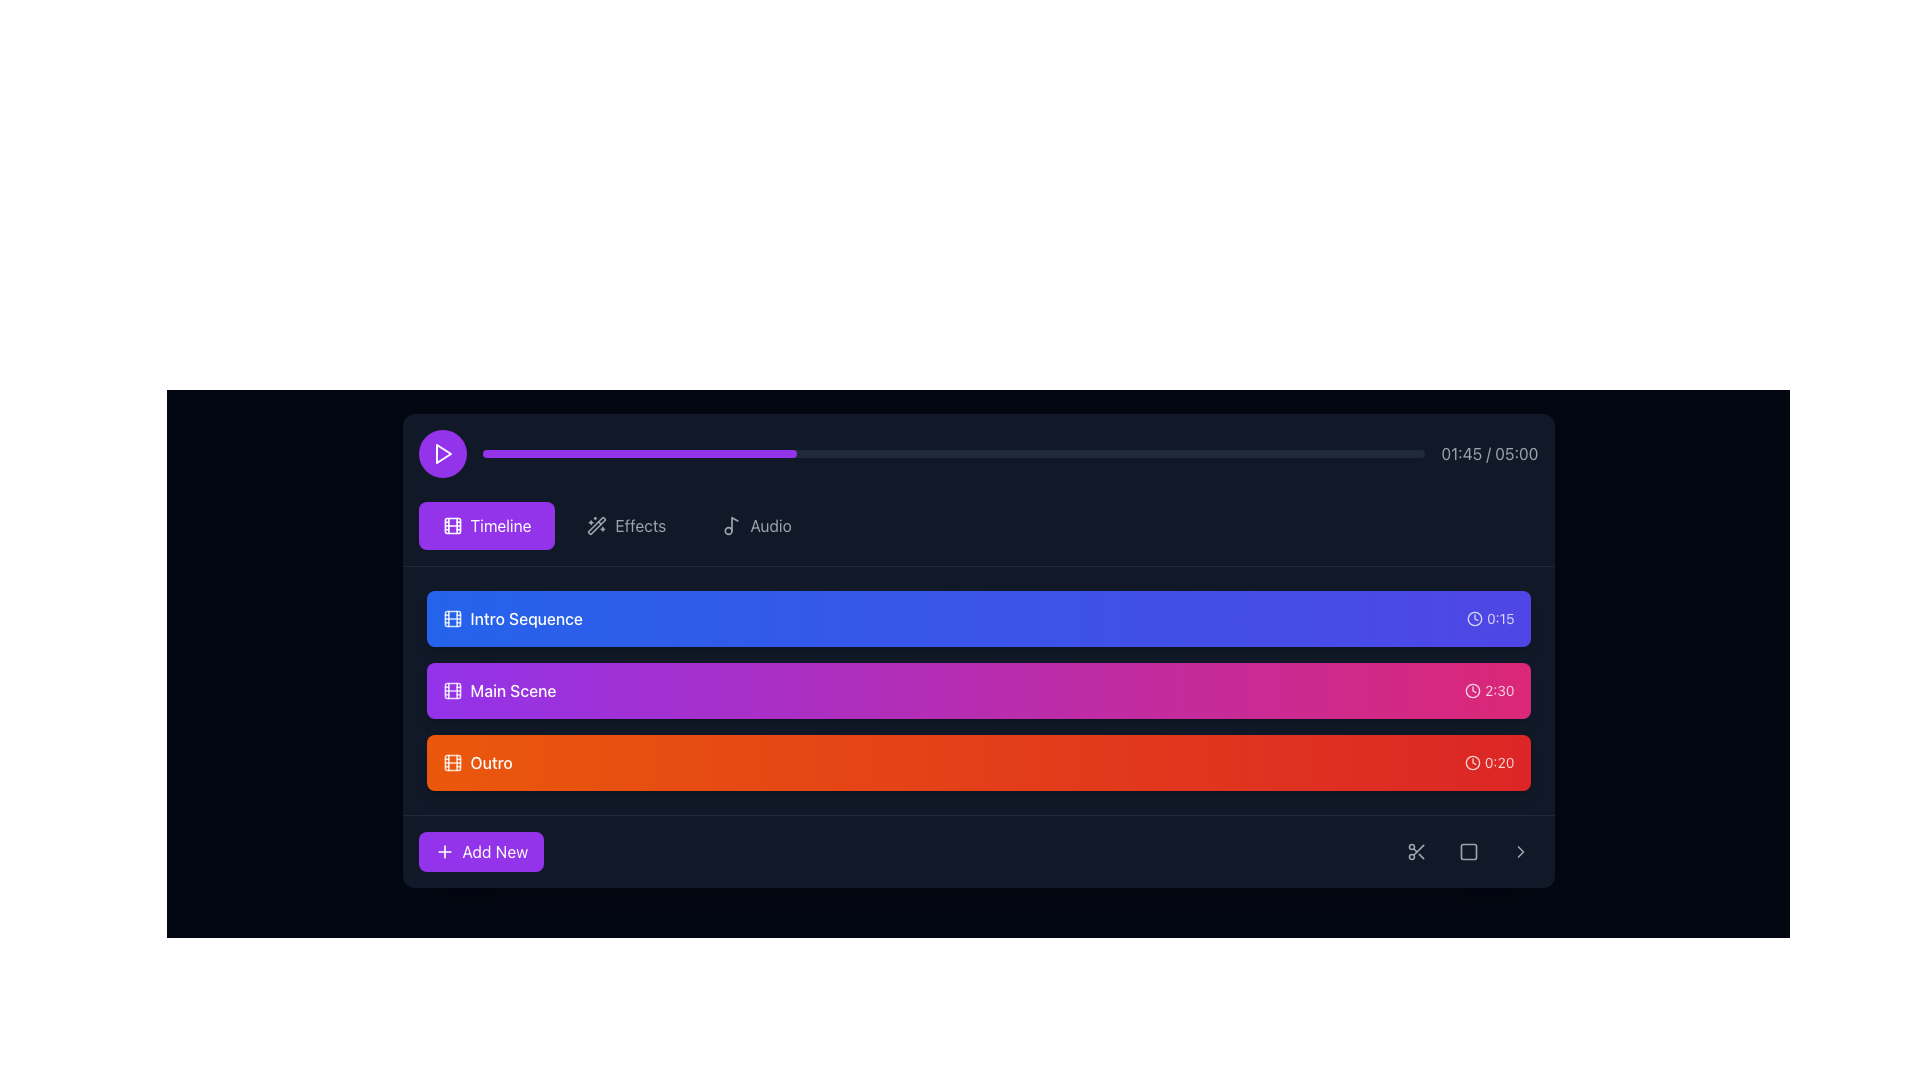  Describe the element at coordinates (1468, 852) in the screenshot. I see `the small, square-shaped icon` at that location.